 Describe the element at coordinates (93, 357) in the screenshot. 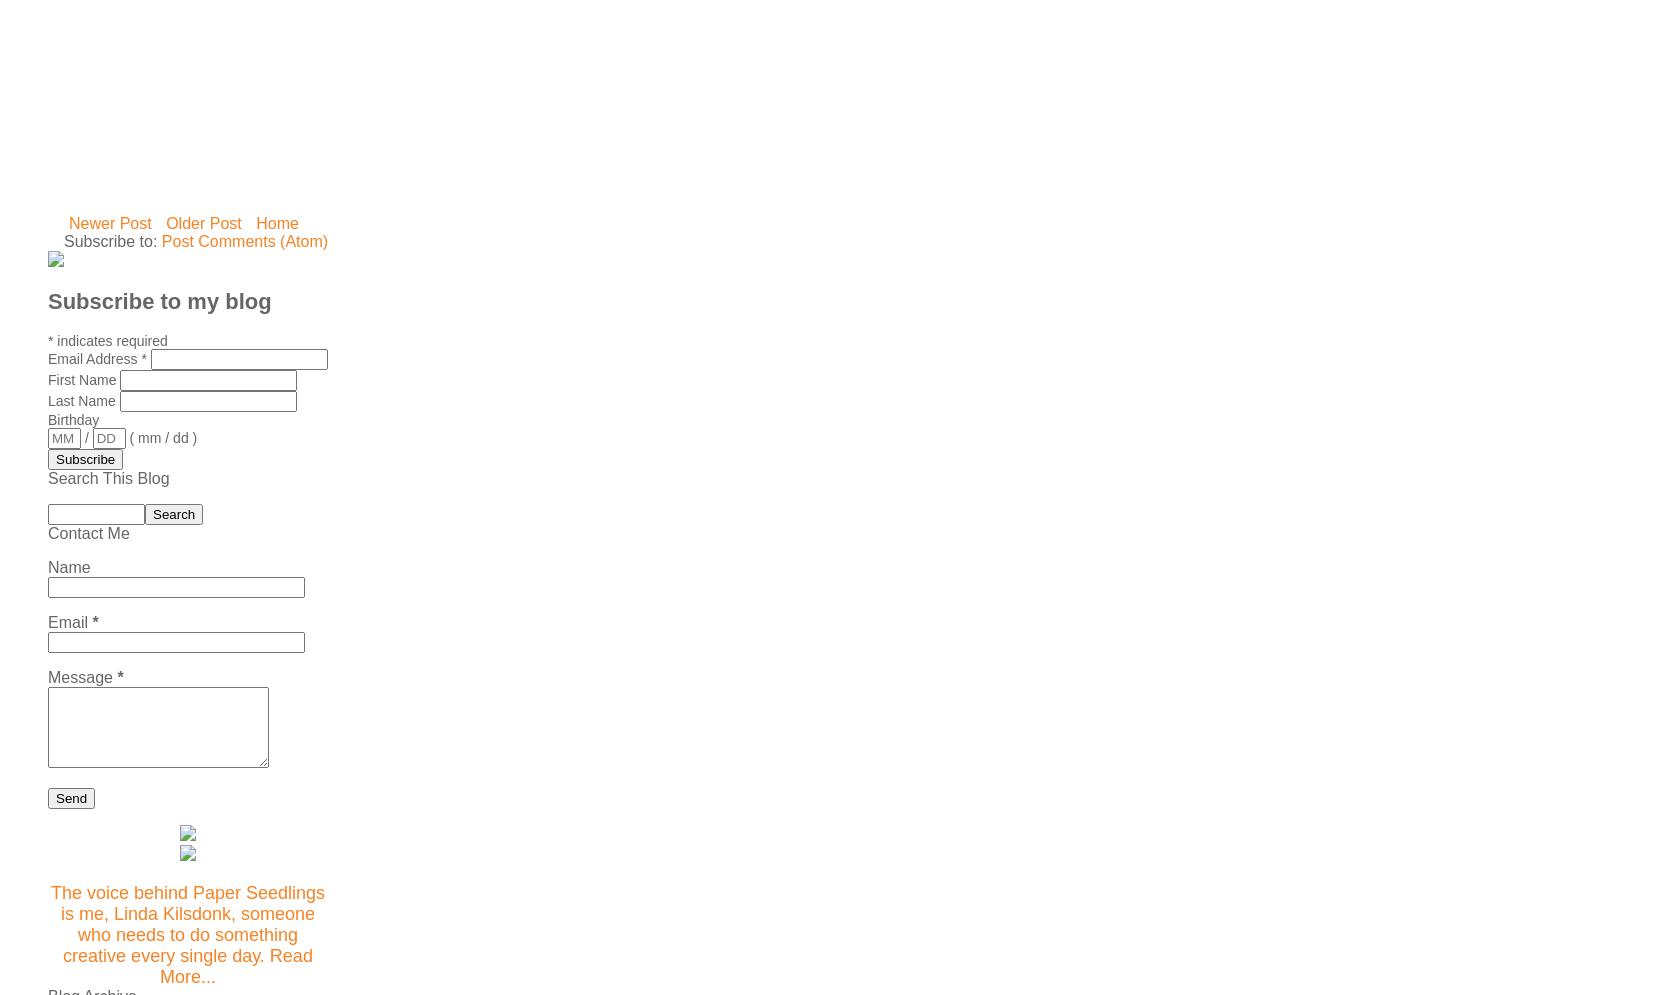

I see `'Email Address'` at that location.